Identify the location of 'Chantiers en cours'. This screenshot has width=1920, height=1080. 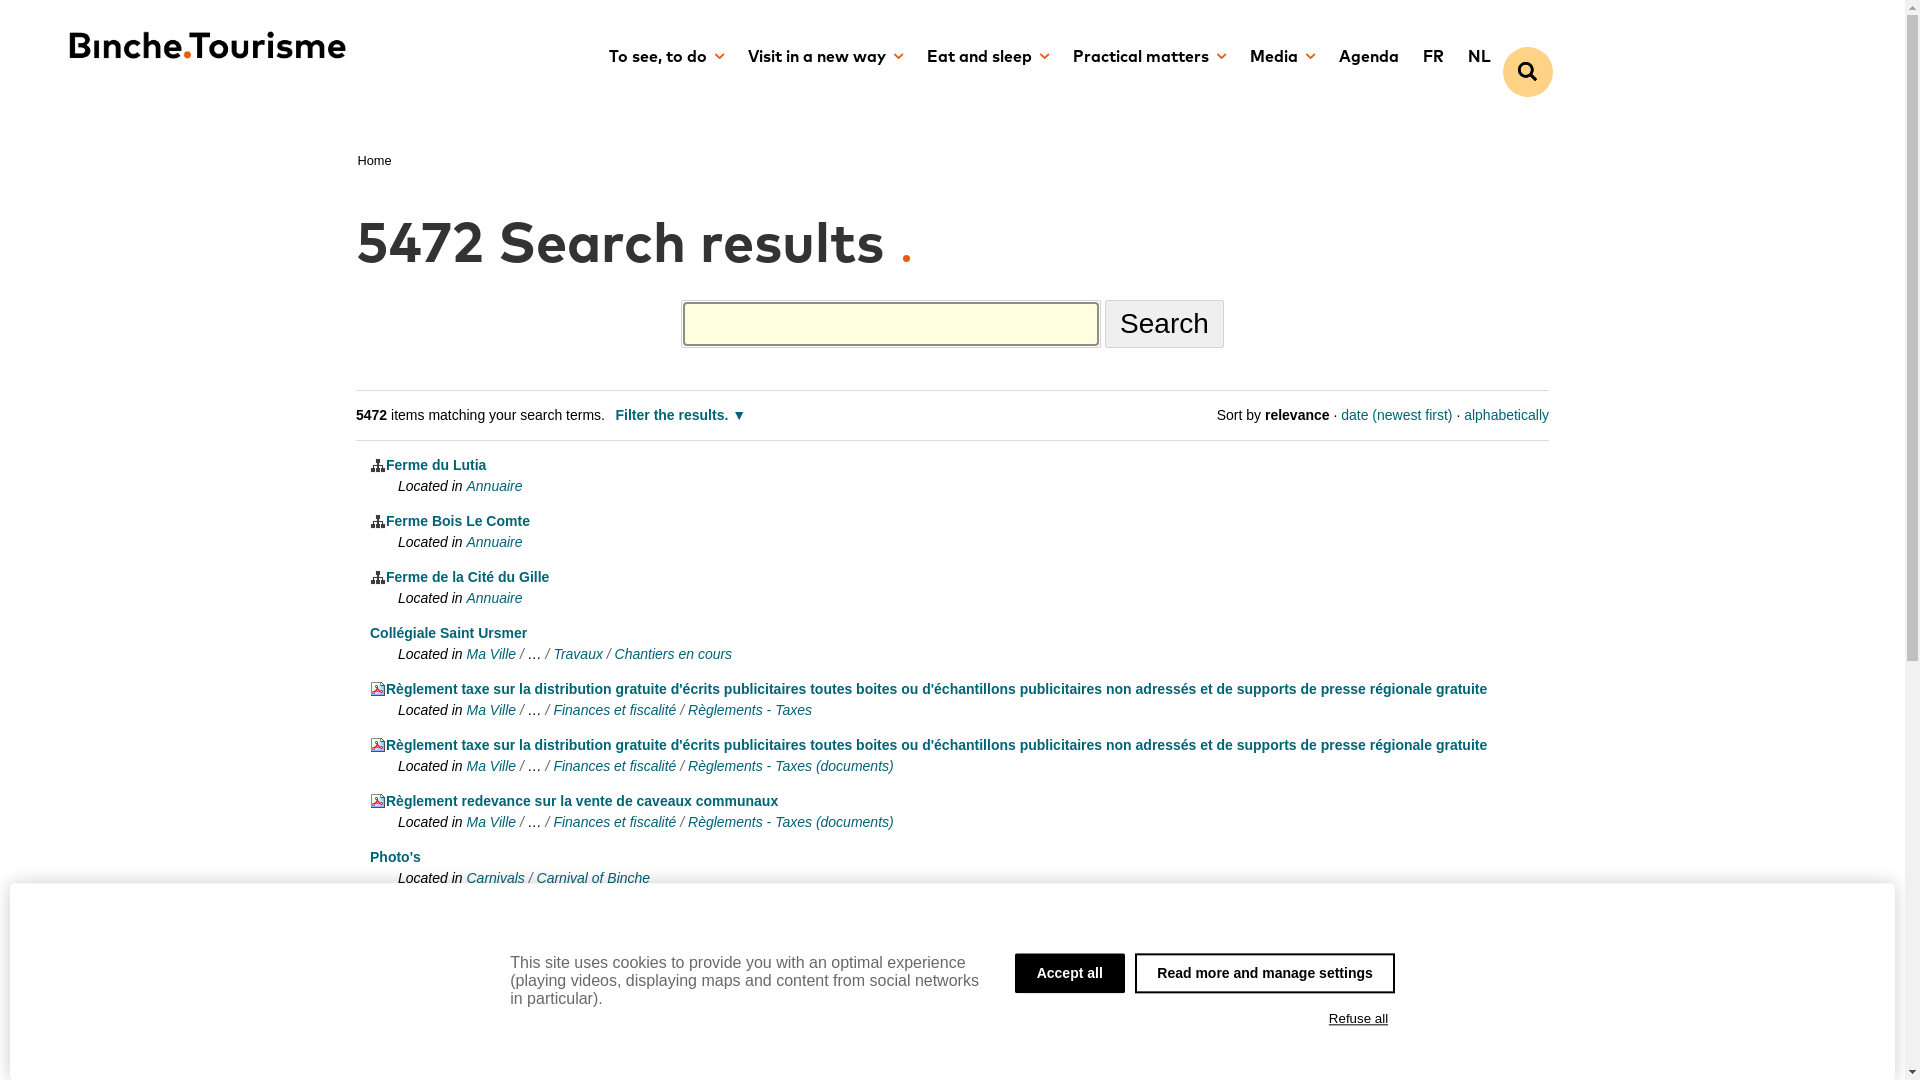
(673, 654).